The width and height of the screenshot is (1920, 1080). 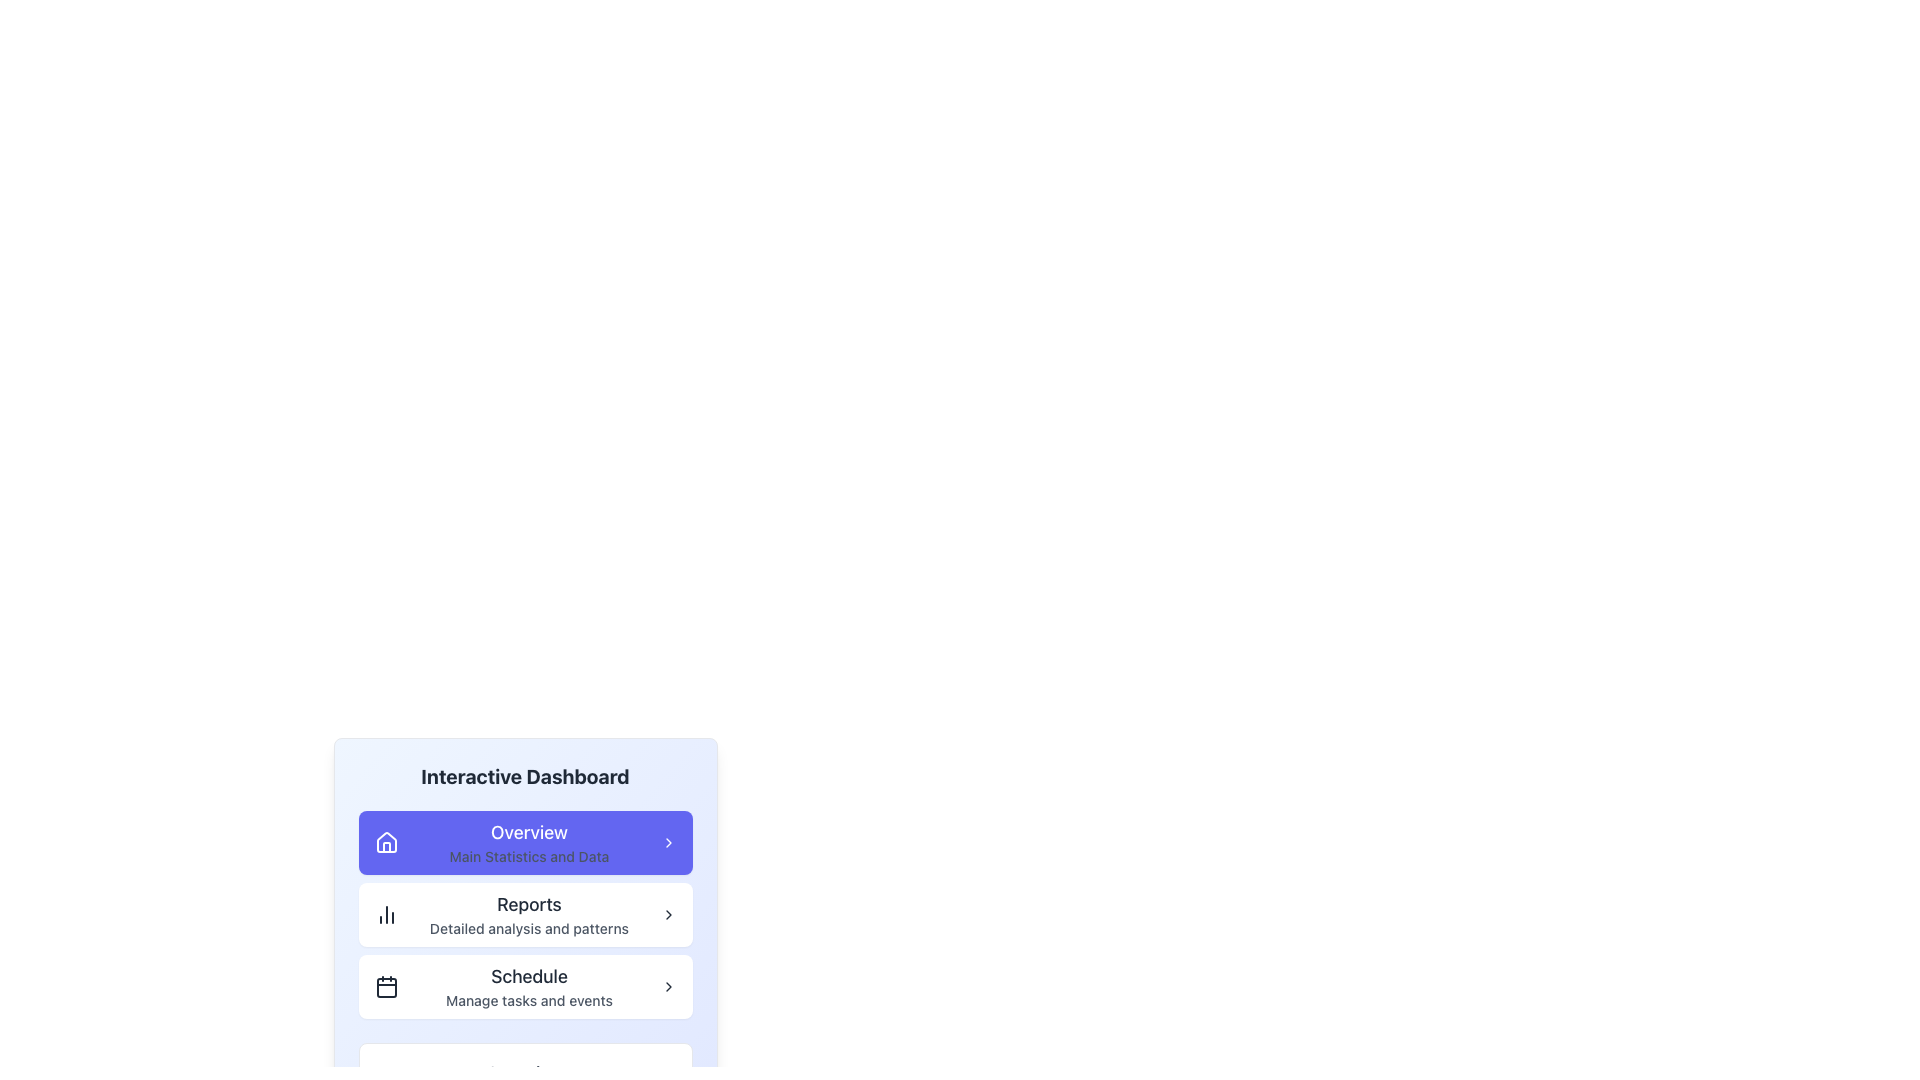 I want to click on the 'Schedule' button, which is a rectangular button with a white background, gray text, a calendar icon on the left, and a chevron icon on the right, located in the sidebar below the 'Reports' button, so click(x=525, y=986).